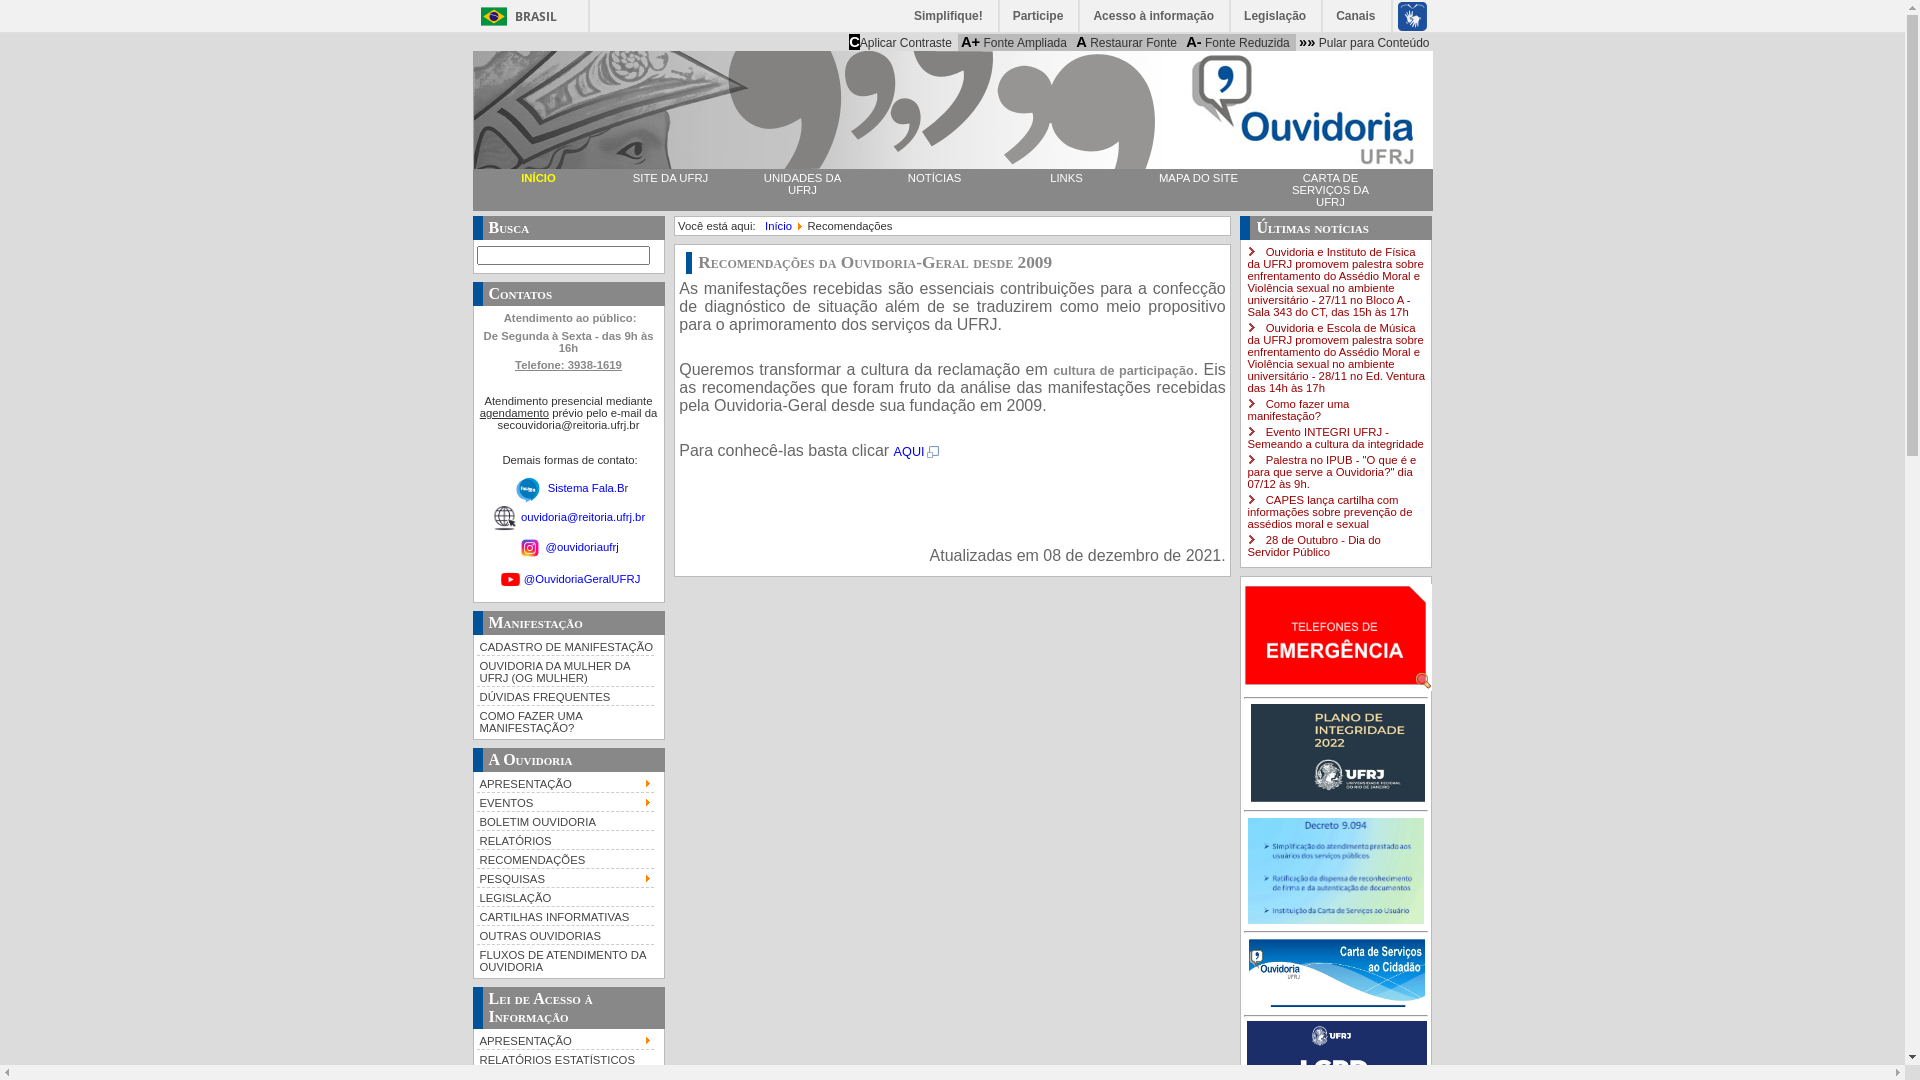  I want to click on 'A+ Fonte Ampliada', so click(1013, 42).